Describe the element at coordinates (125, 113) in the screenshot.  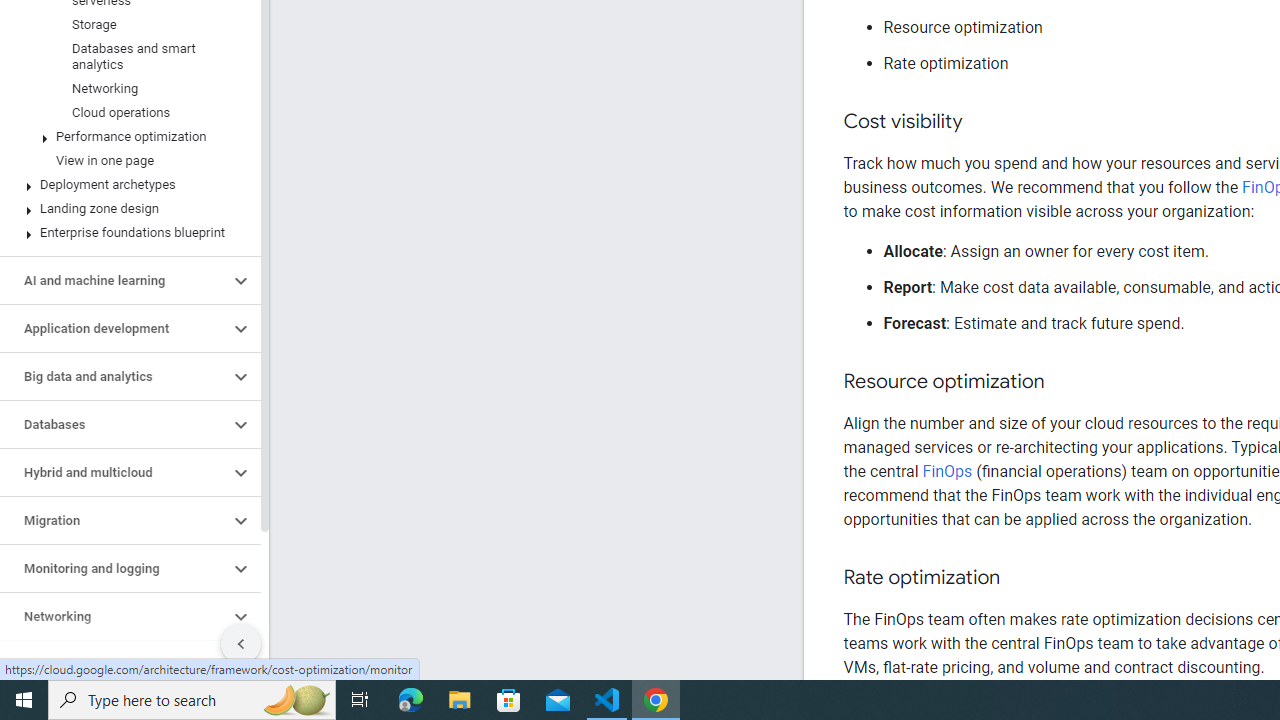
I see `'Cloud operations'` at that location.